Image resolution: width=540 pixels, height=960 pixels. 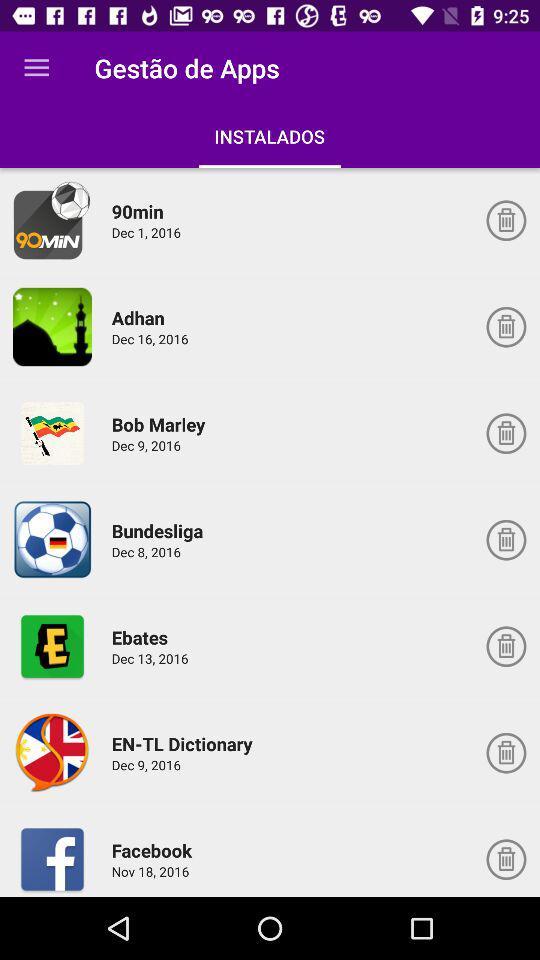 What do you see at coordinates (52, 539) in the screenshot?
I see `bundesliga application` at bounding box center [52, 539].